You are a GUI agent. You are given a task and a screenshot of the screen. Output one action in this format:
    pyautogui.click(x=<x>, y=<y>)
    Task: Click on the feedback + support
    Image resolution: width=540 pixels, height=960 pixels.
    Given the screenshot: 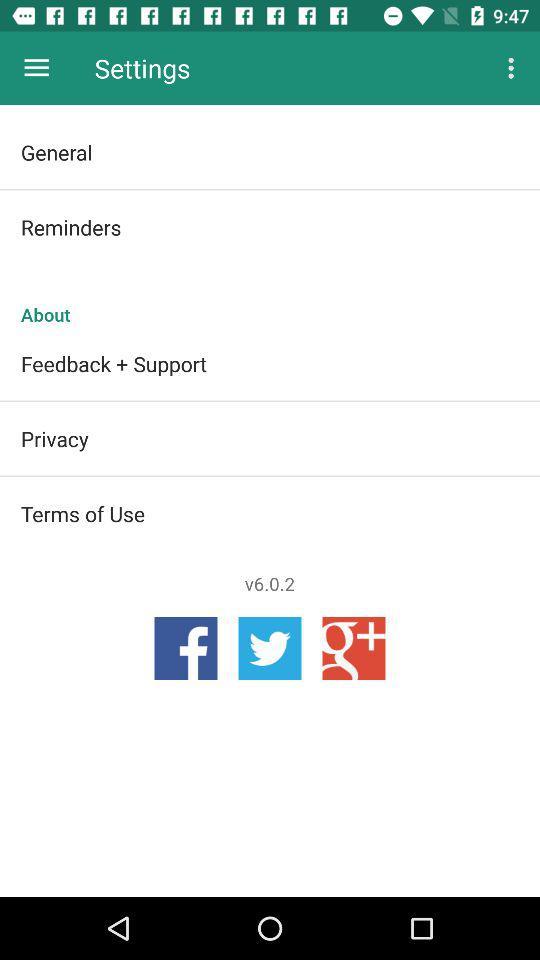 What is the action you would take?
    pyautogui.click(x=270, y=362)
    